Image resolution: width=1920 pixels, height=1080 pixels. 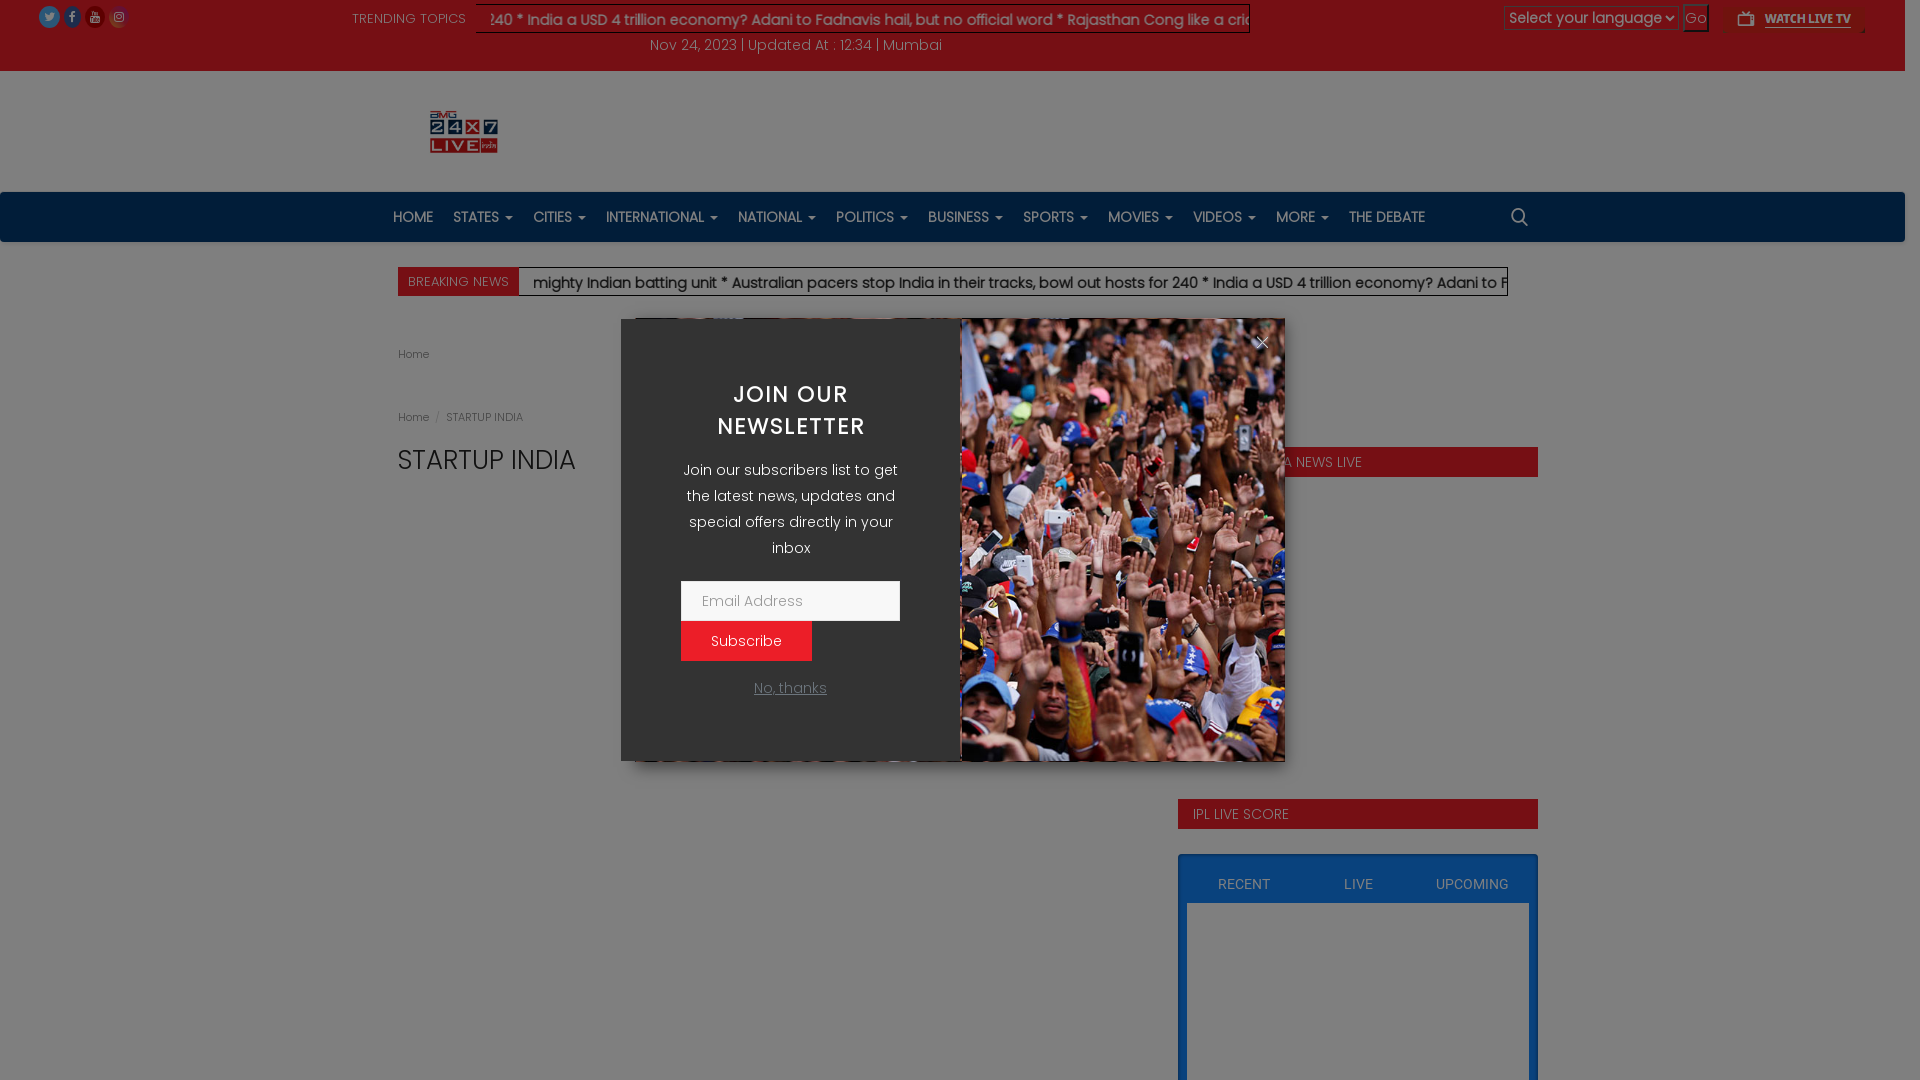 What do you see at coordinates (411, 216) in the screenshot?
I see `'HOME'` at bounding box center [411, 216].